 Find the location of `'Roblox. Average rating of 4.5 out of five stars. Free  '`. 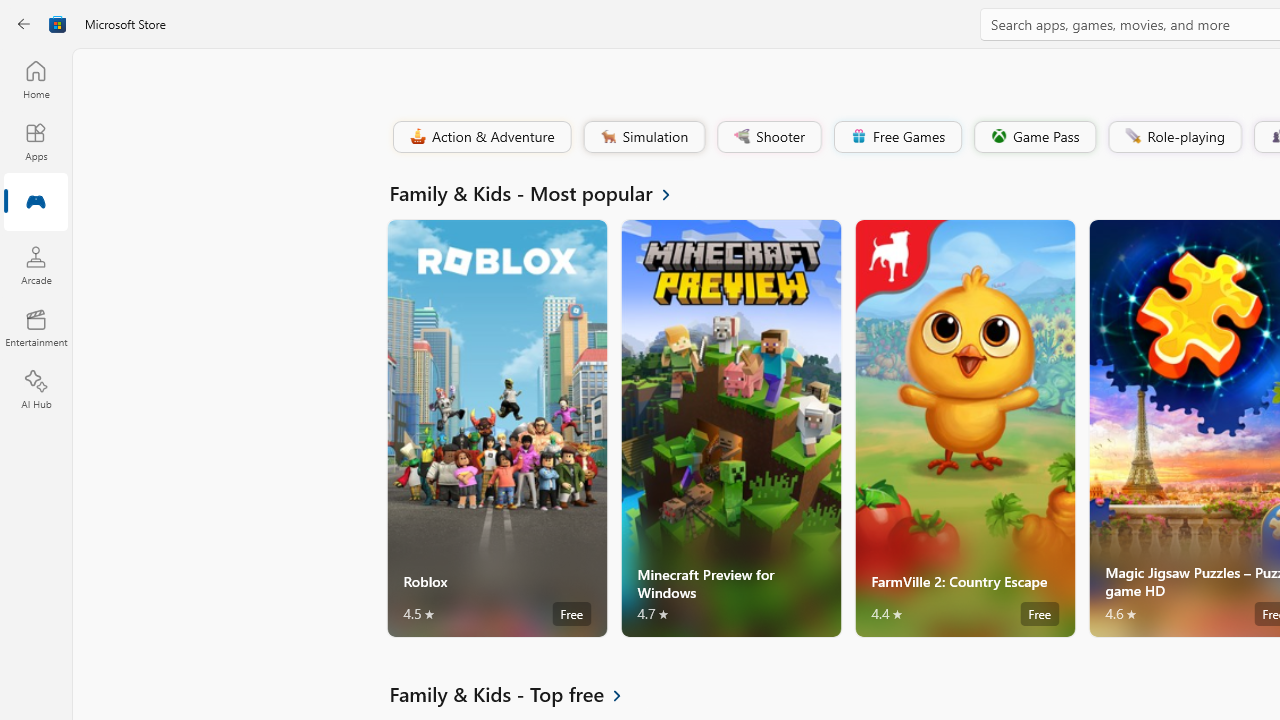

'Roblox. Average rating of 4.5 out of five stars. Free  ' is located at coordinates (497, 427).